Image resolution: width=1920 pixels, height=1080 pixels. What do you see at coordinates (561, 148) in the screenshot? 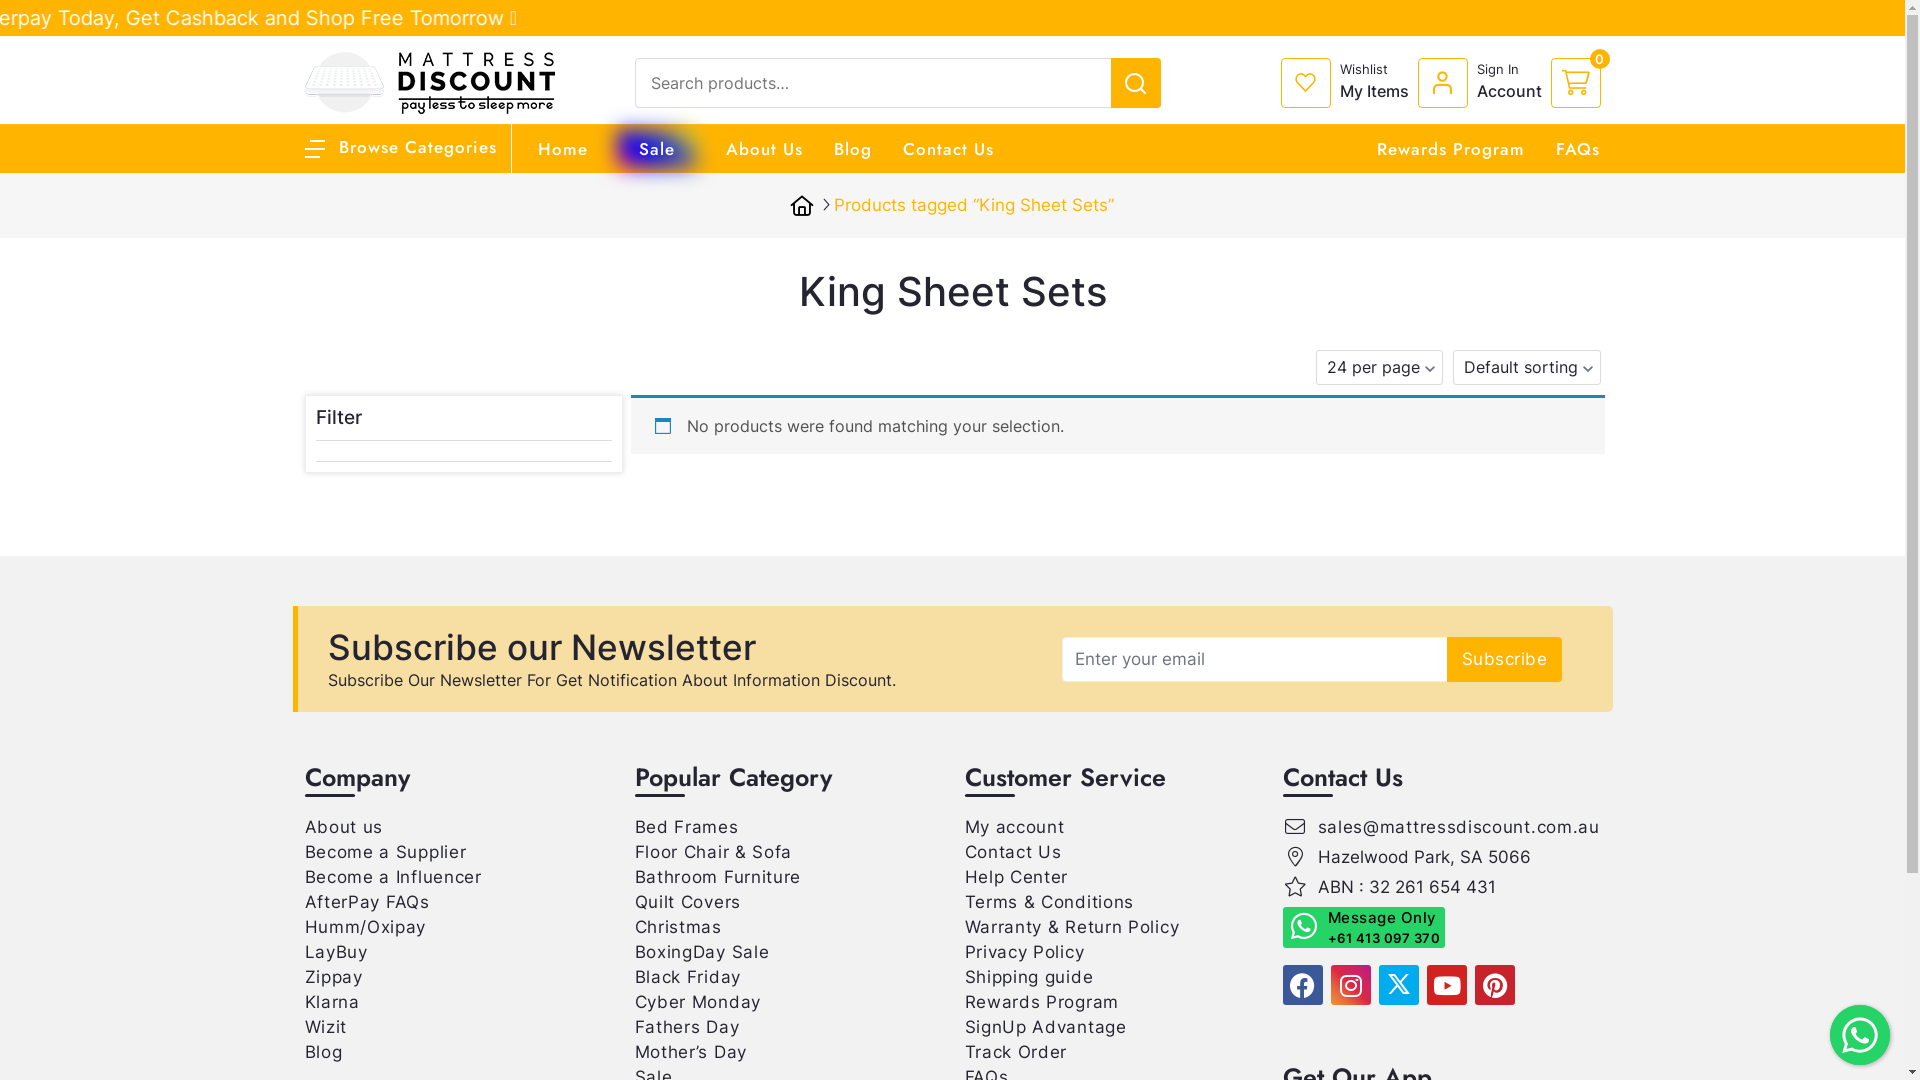
I see `'Home'` at bounding box center [561, 148].